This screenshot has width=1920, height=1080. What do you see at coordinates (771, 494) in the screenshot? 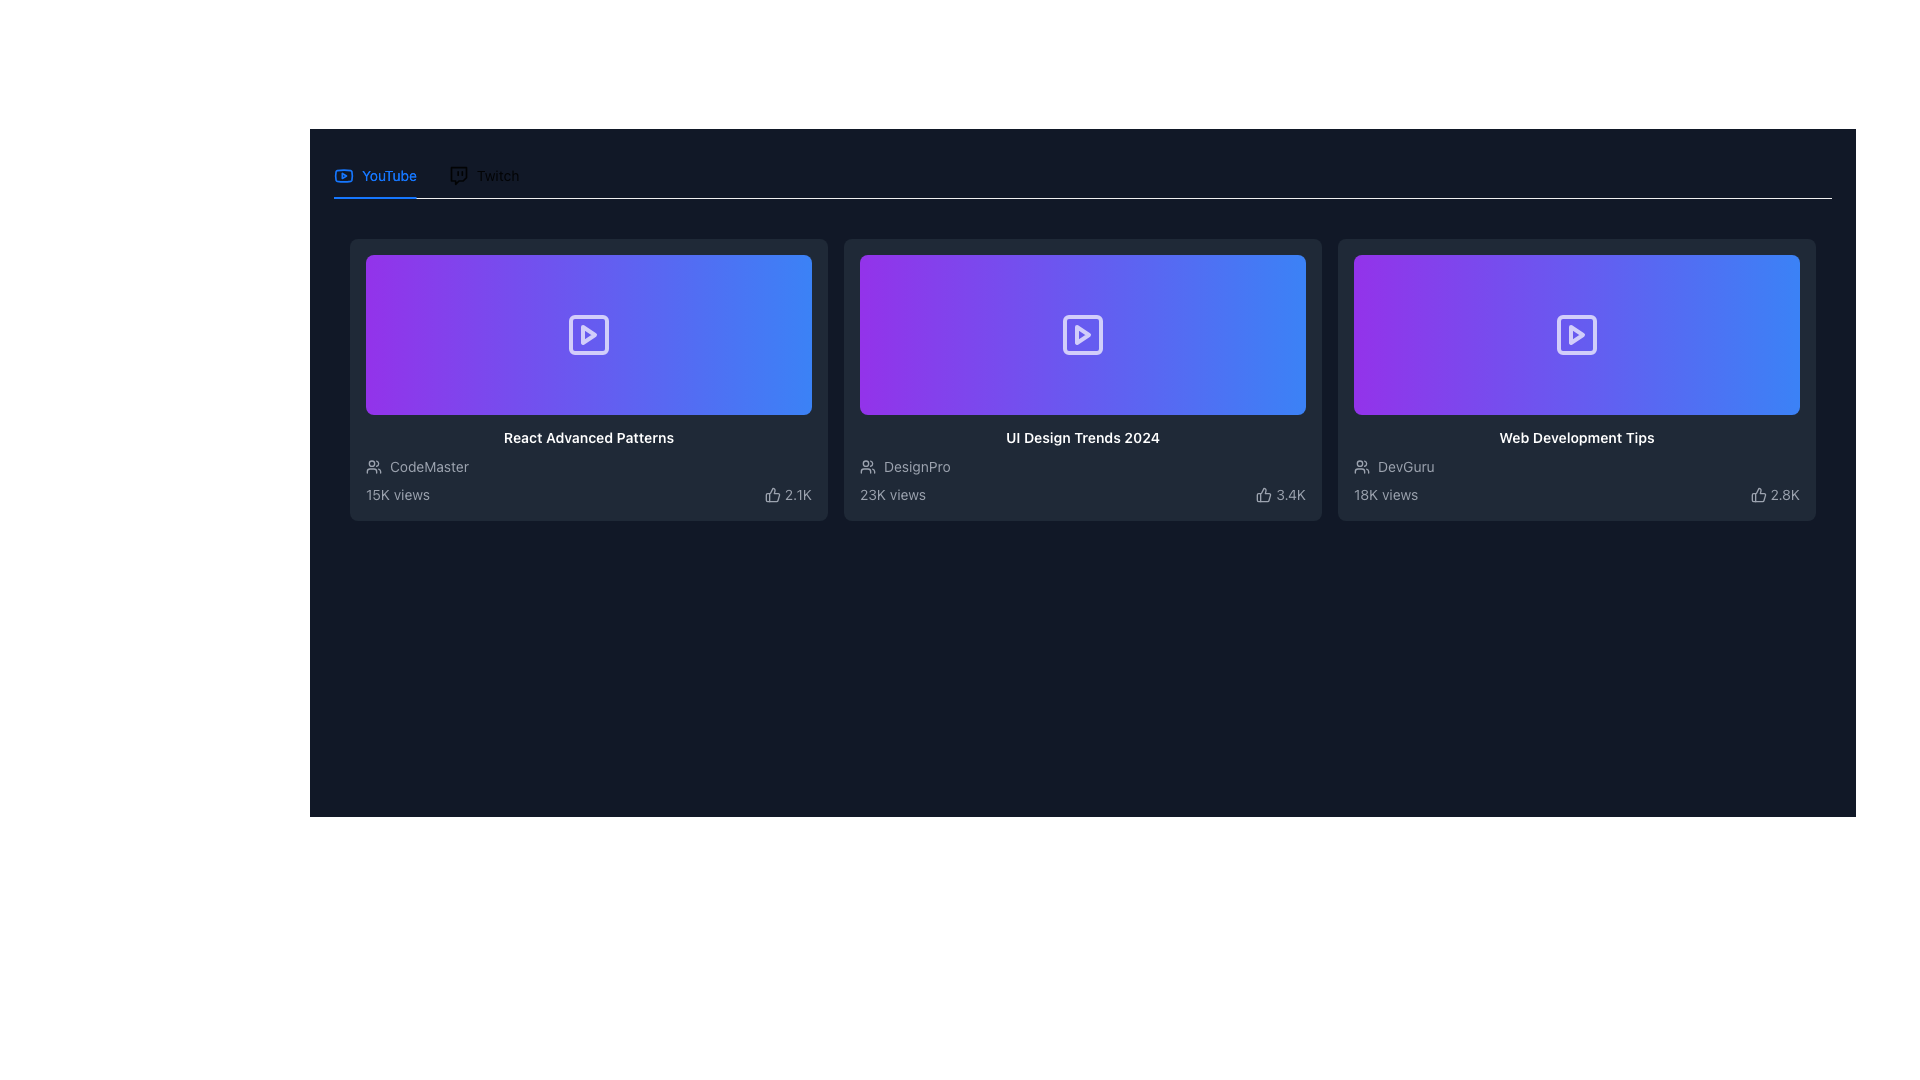
I see `the thumbs-up icon located in the leftmost card of the horizontal layout for the video titled 'React Advanced Patterns'` at bounding box center [771, 494].